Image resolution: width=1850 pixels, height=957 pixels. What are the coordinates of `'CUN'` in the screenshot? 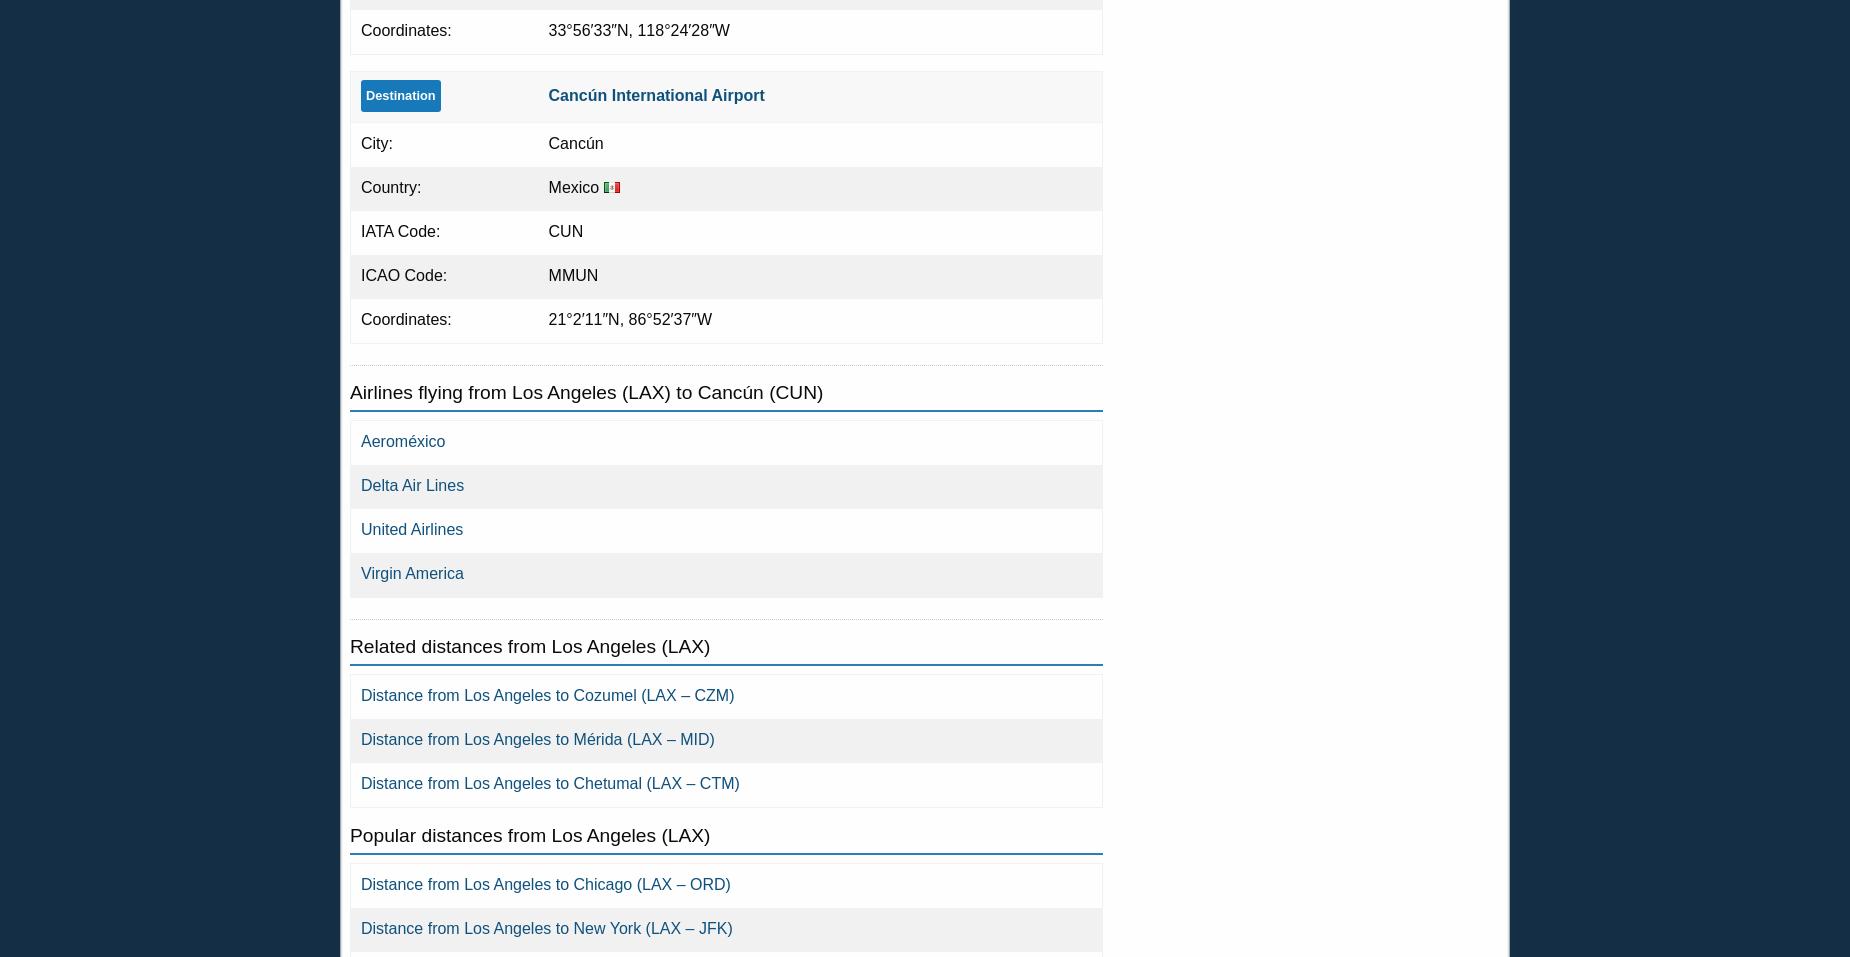 It's located at (547, 229).